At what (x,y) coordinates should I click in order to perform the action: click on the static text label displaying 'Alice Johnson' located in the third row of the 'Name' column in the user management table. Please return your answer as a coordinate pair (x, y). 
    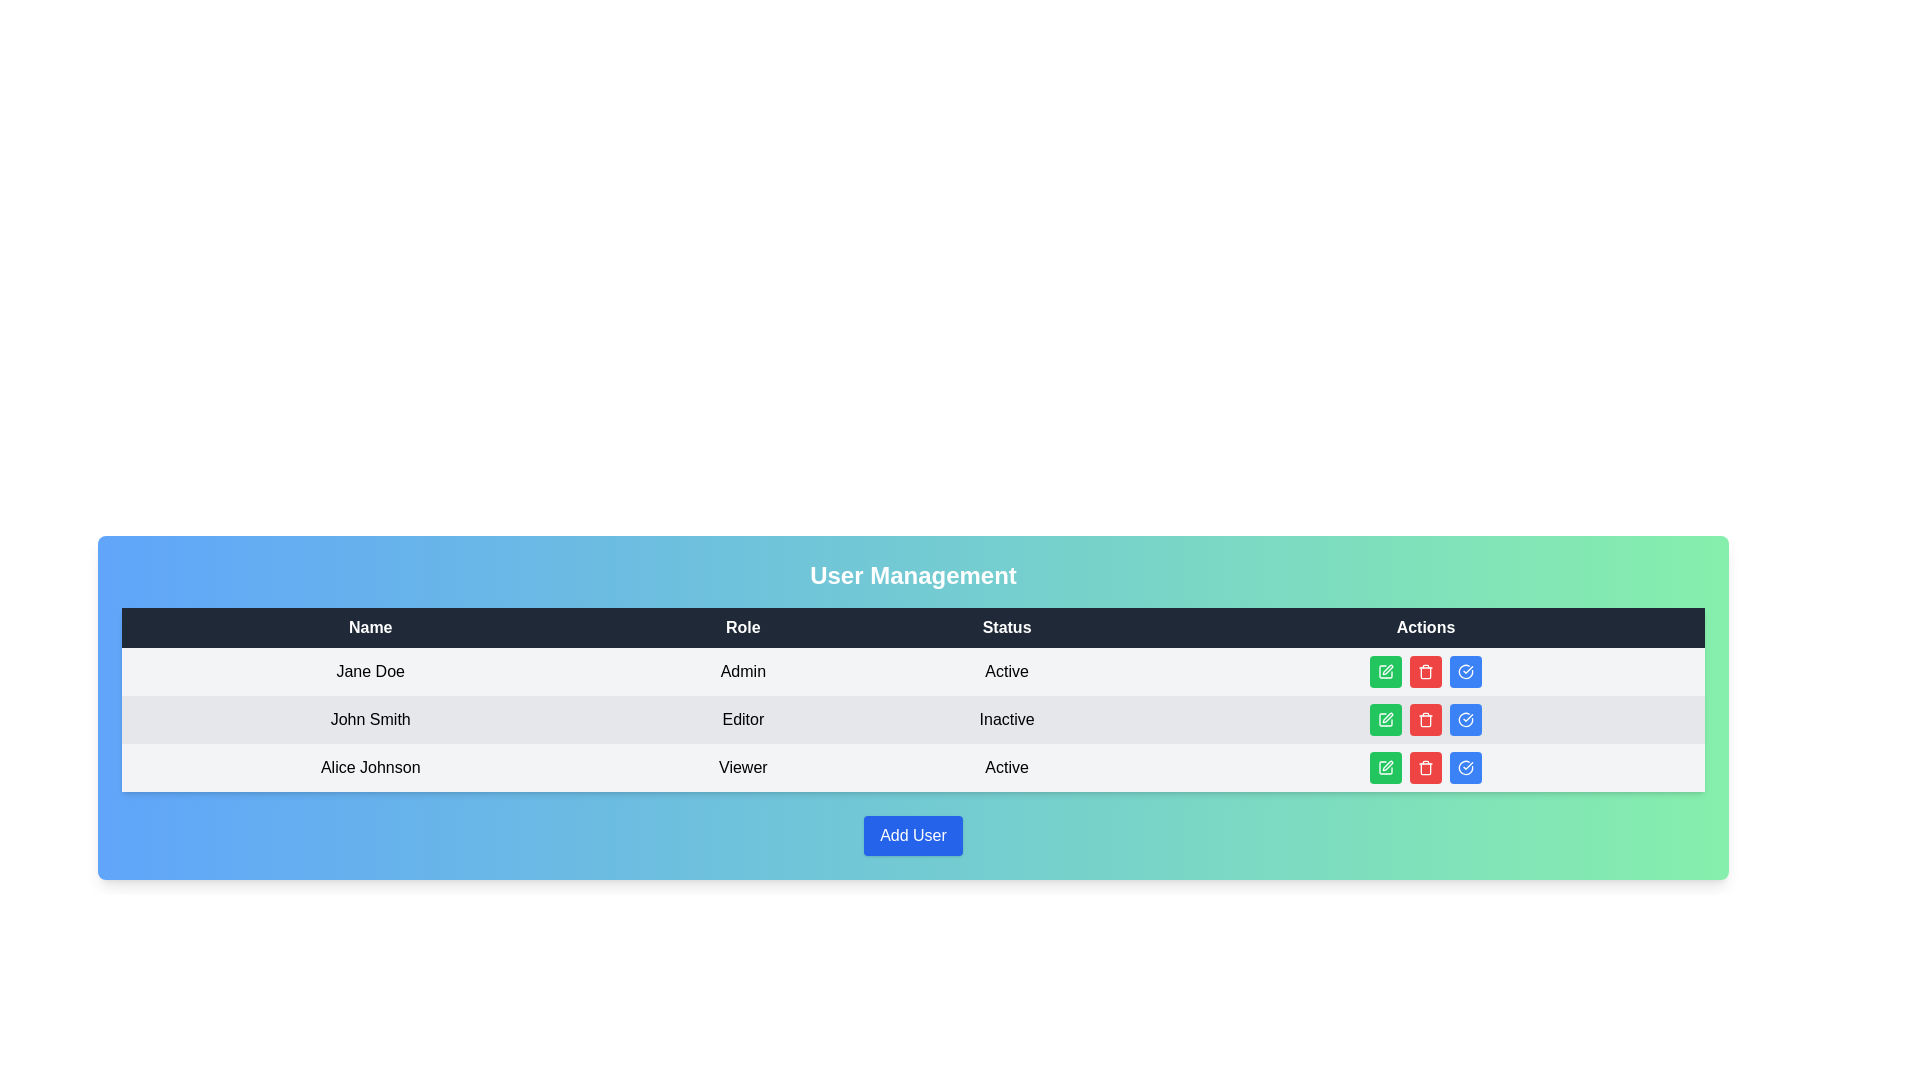
    Looking at the image, I should click on (370, 766).